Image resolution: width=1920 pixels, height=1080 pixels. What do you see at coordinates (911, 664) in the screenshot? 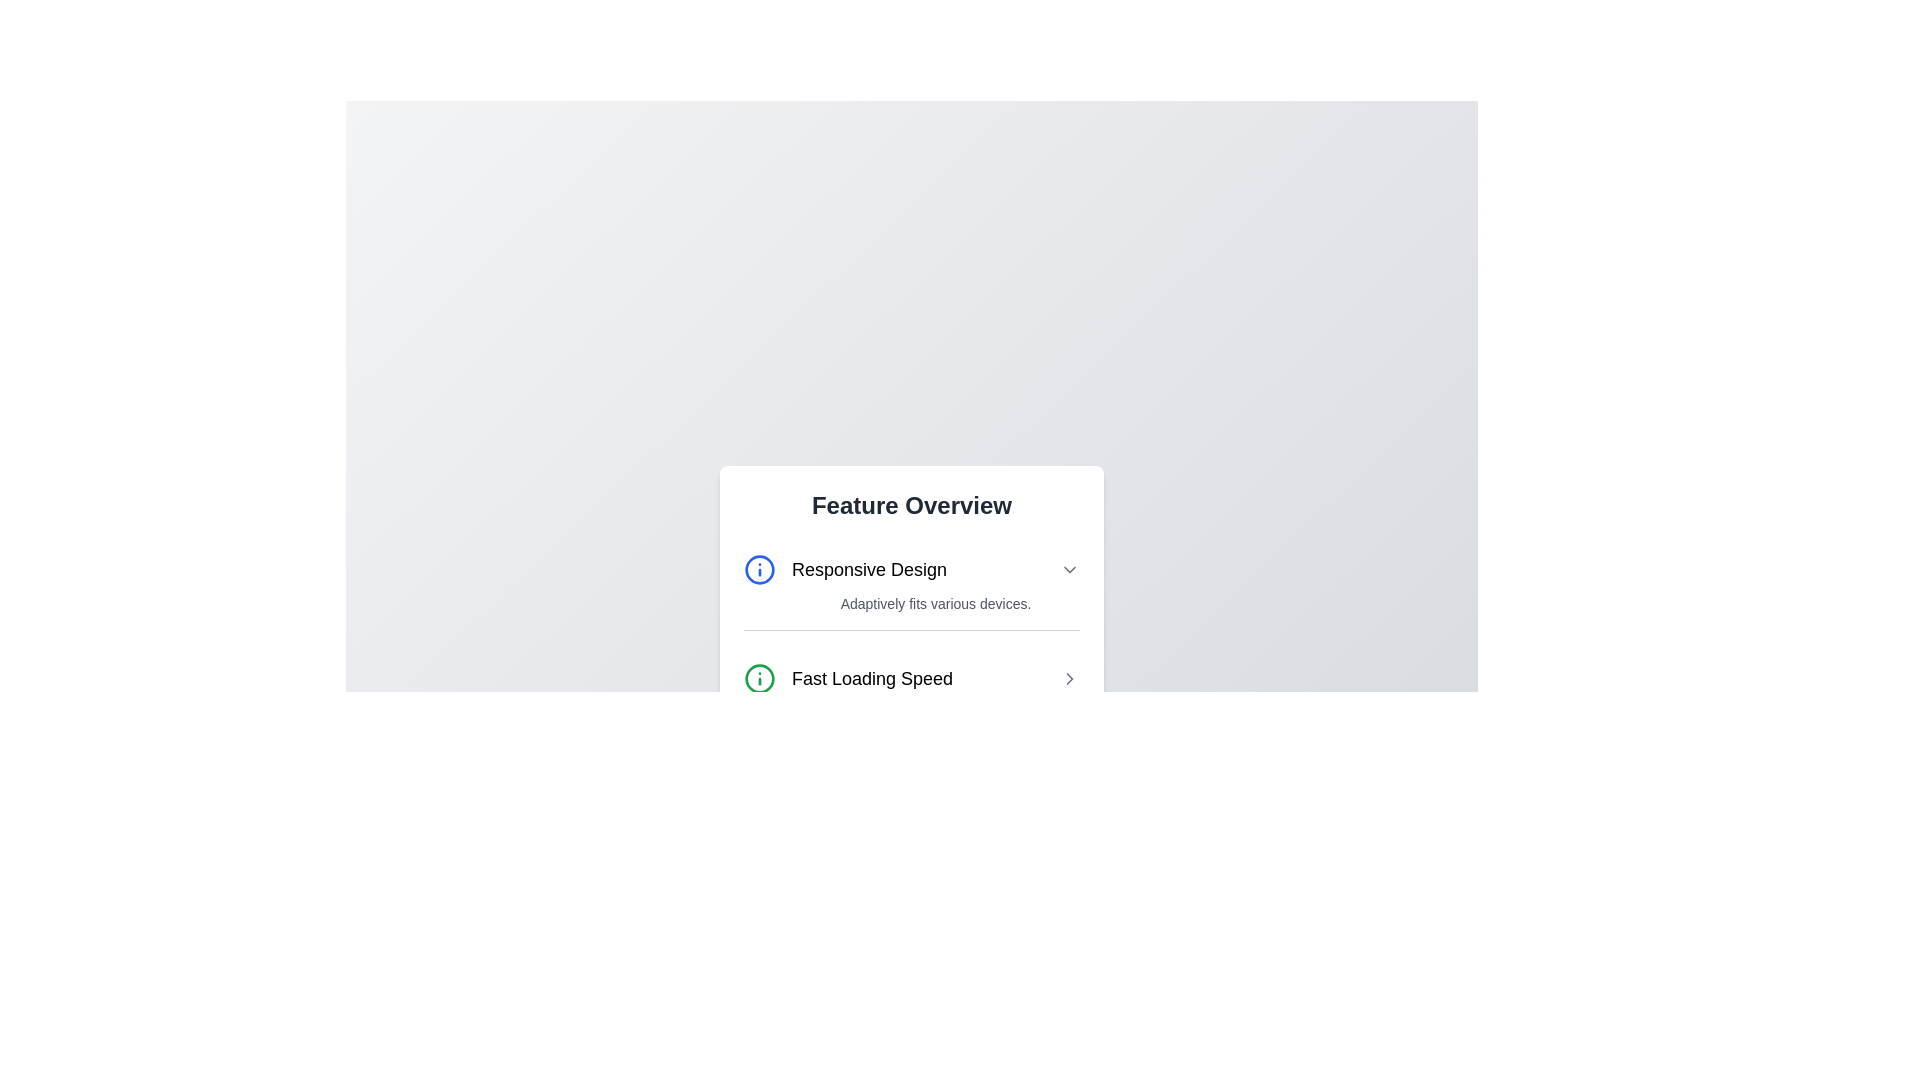
I see `the 'Fast Loading Speed' feature text element, which is the second feature listed in the 'Feature Overview' card layout, positioned below 'Responsive Design' and above 'User Friendly', with a green circular icon to its left and an arrow icon on its right` at bounding box center [911, 664].